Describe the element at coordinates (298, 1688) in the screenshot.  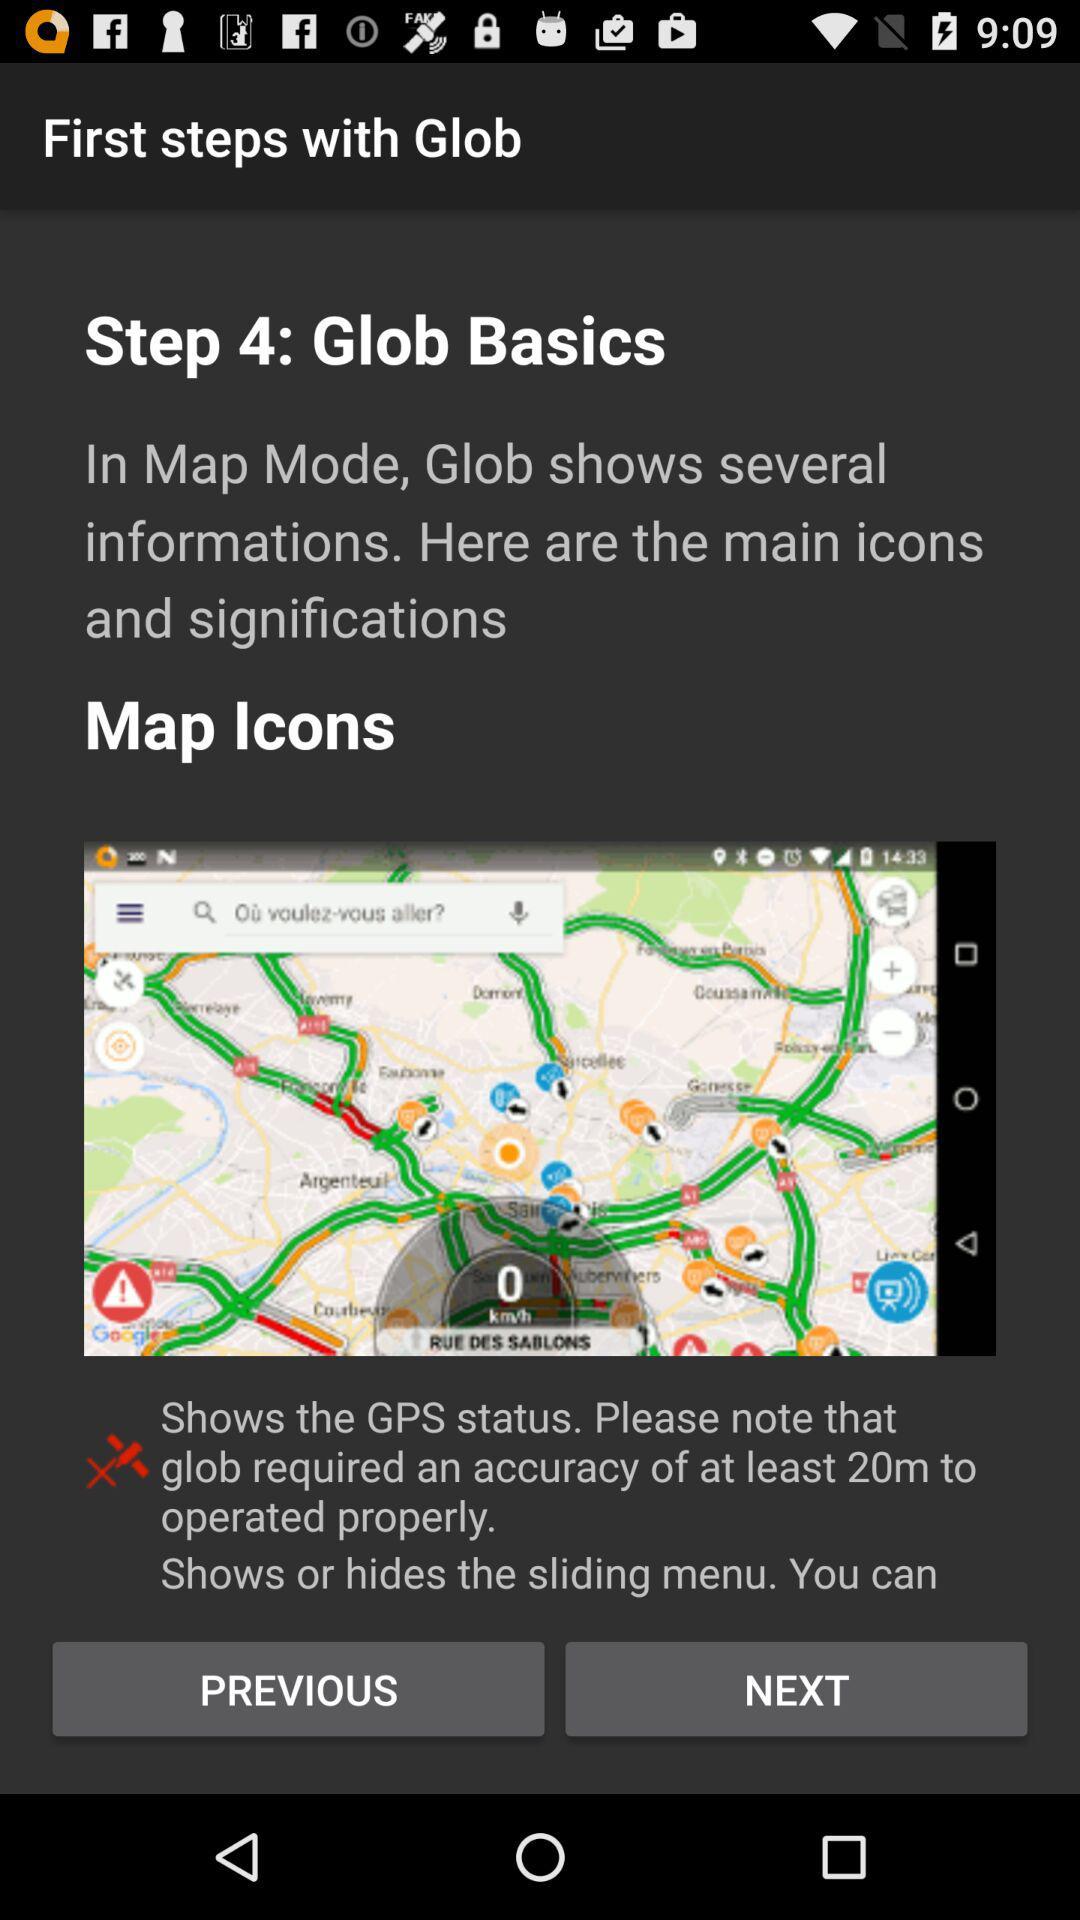
I see `the item next to the next icon` at that location.